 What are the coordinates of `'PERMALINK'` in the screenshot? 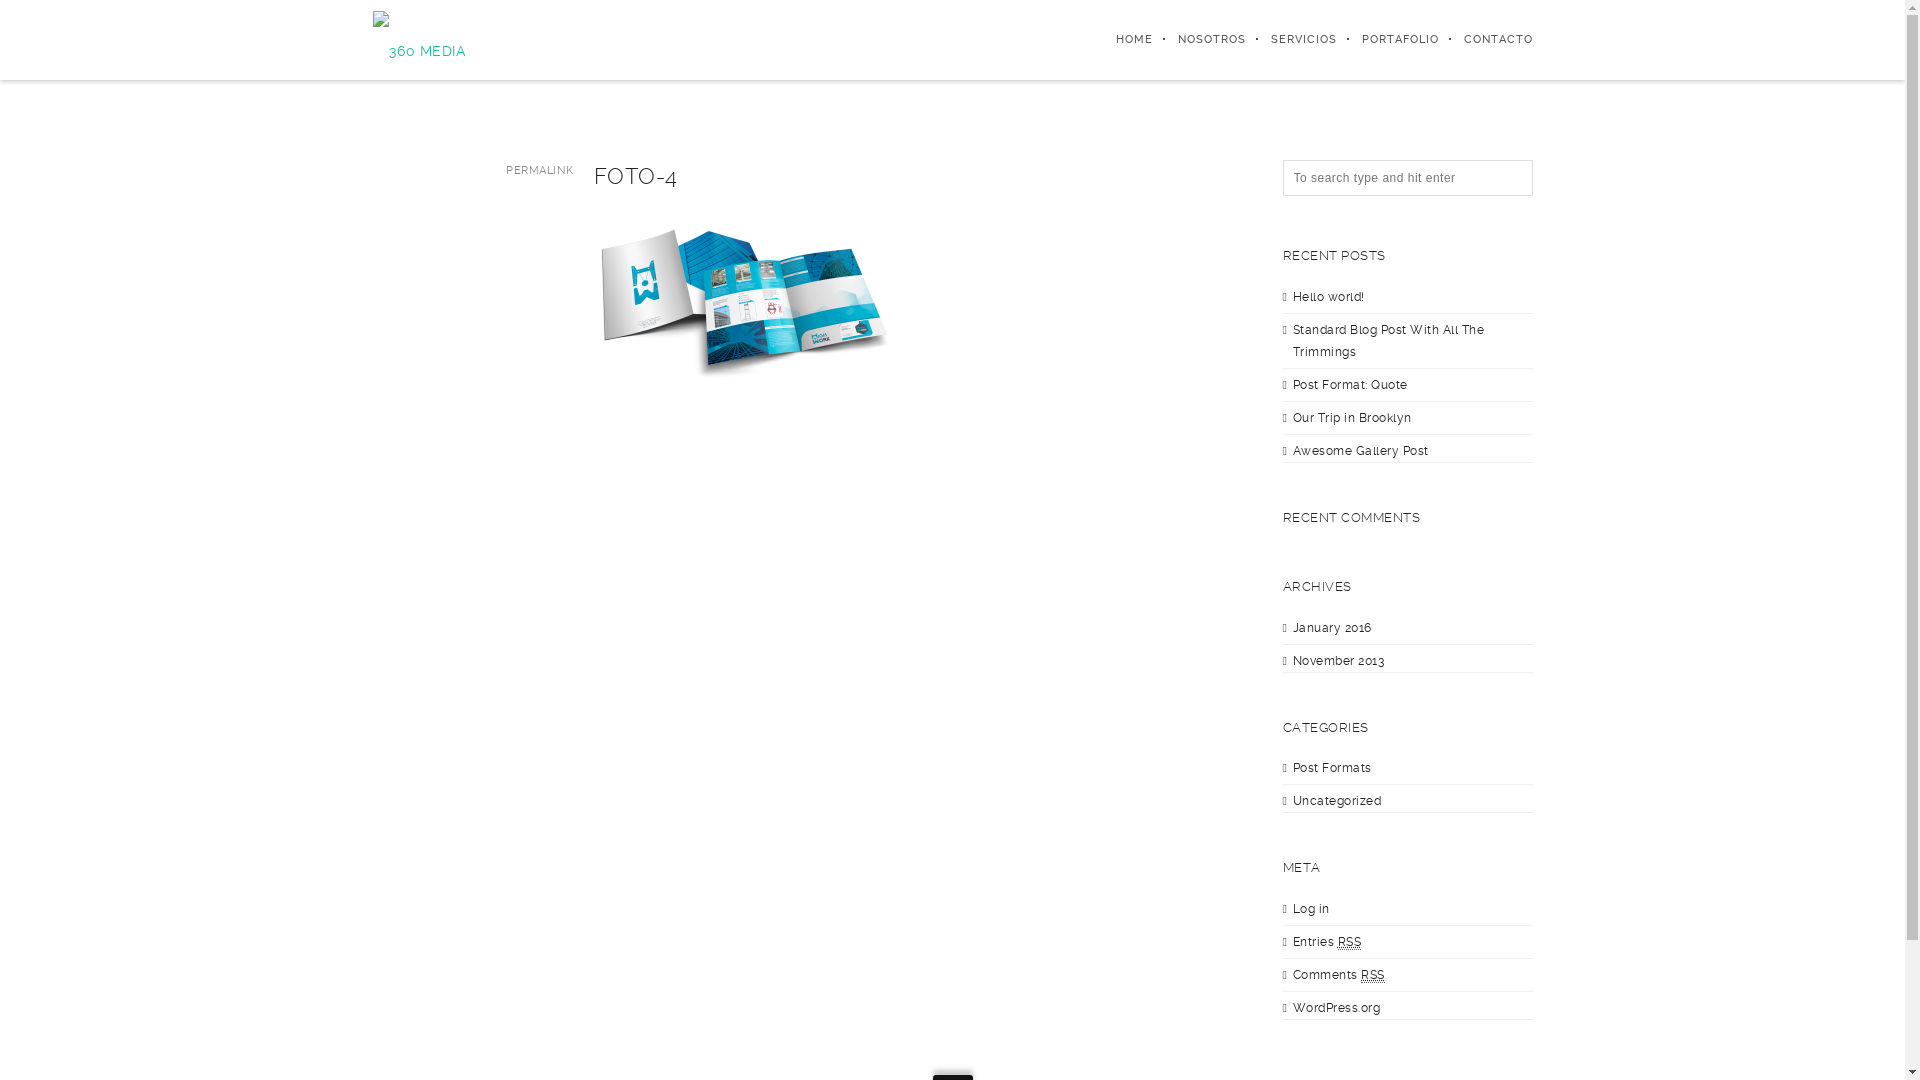 It's located at (505, 169).